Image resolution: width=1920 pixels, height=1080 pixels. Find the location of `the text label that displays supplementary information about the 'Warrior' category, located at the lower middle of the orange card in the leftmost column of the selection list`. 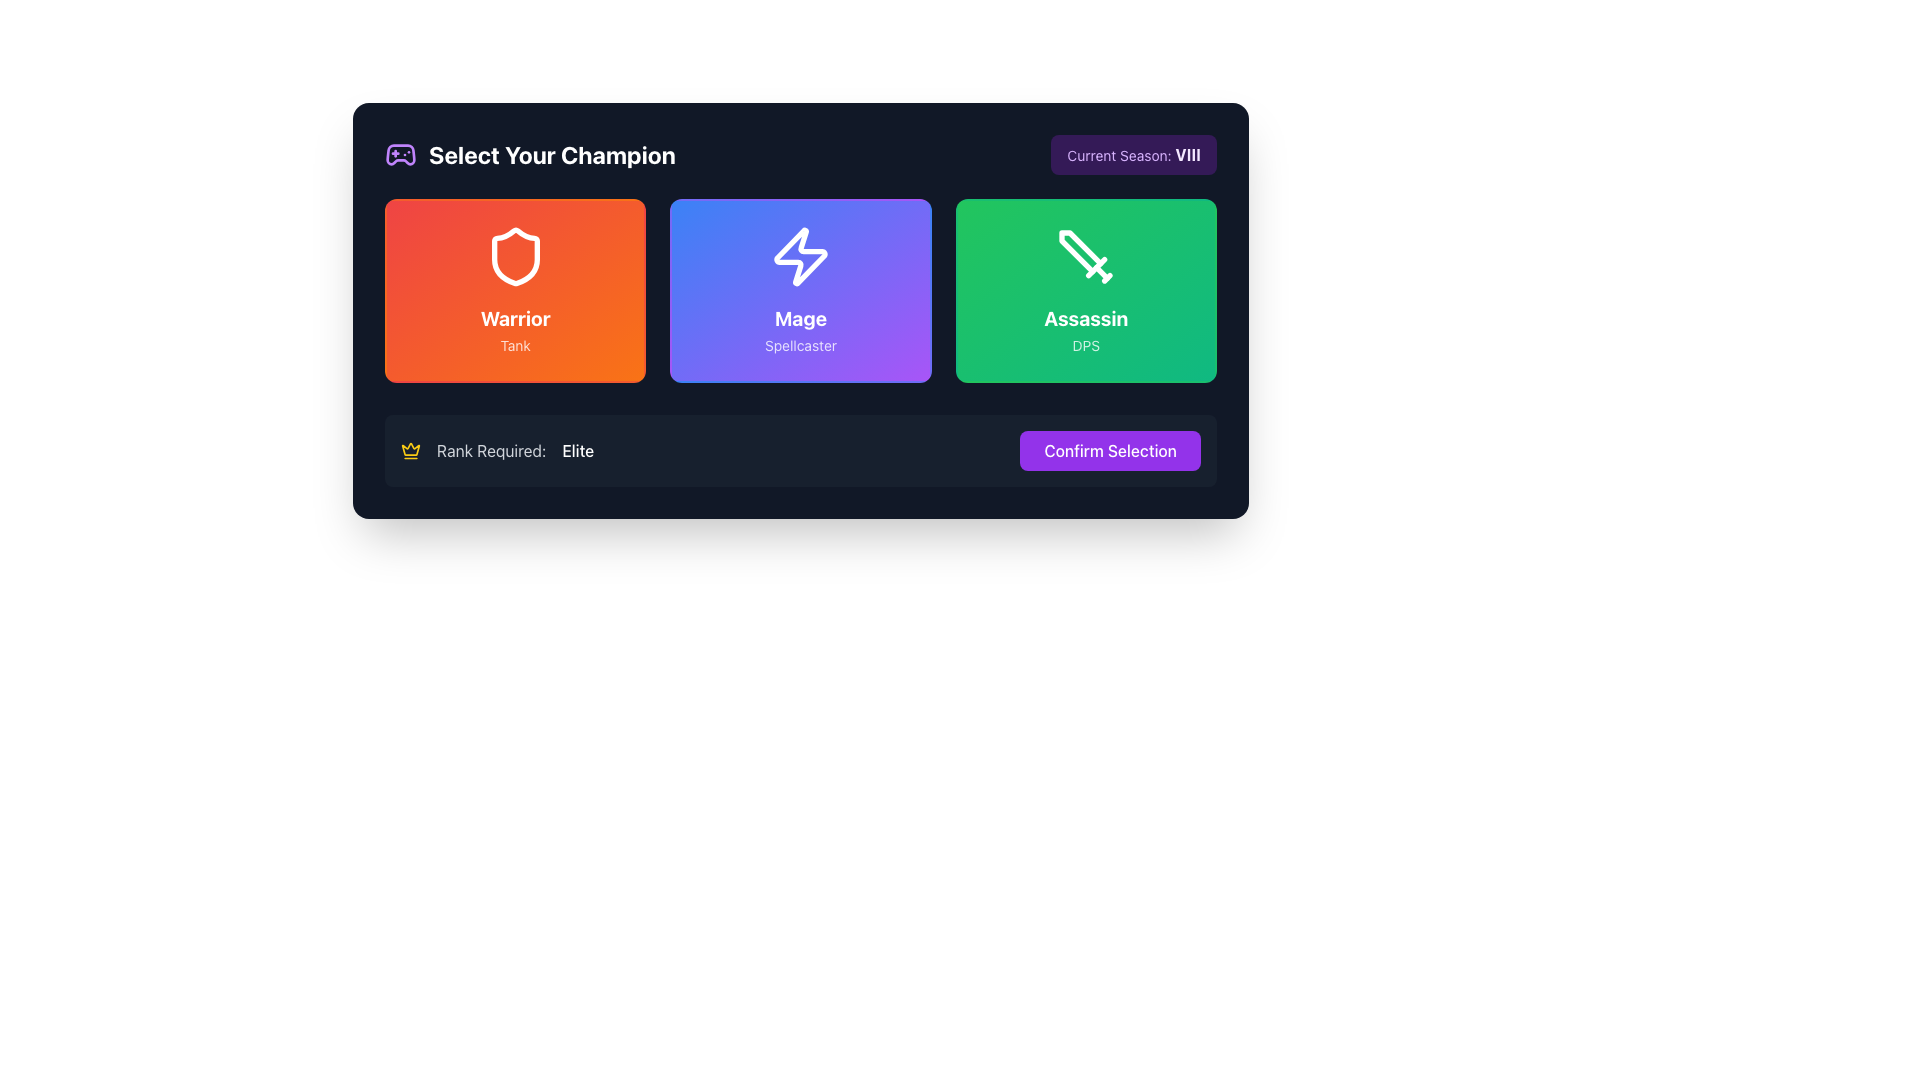

the text label that displays supplementary information about the 'Warrior' category, located at the lower middle of the orange card in the leftmost column of the selection list is located at coordinates (515, 344).